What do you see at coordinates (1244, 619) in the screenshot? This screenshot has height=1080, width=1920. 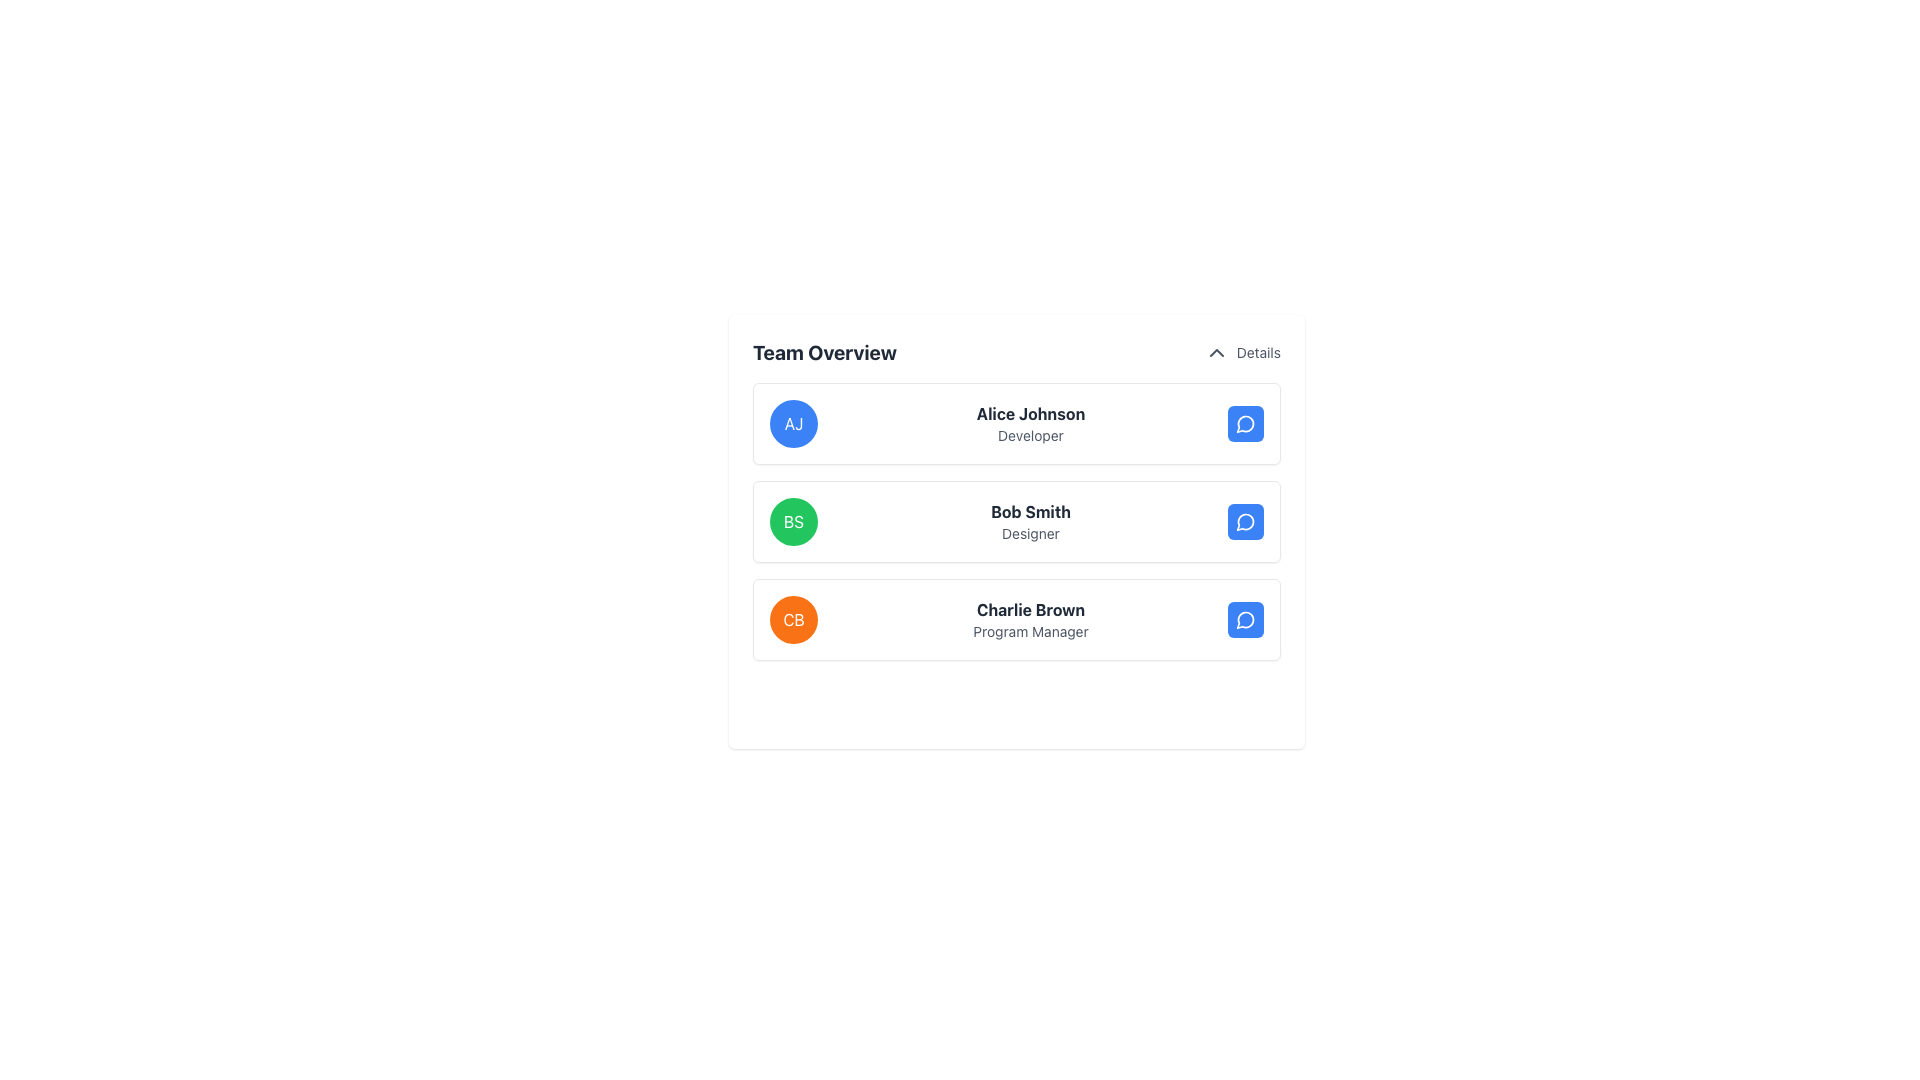 I see `the decorative vector graphic inside the speech bubble icon, located in the last row near 'Charlie Brown'` at bounding box center [1244, 619].